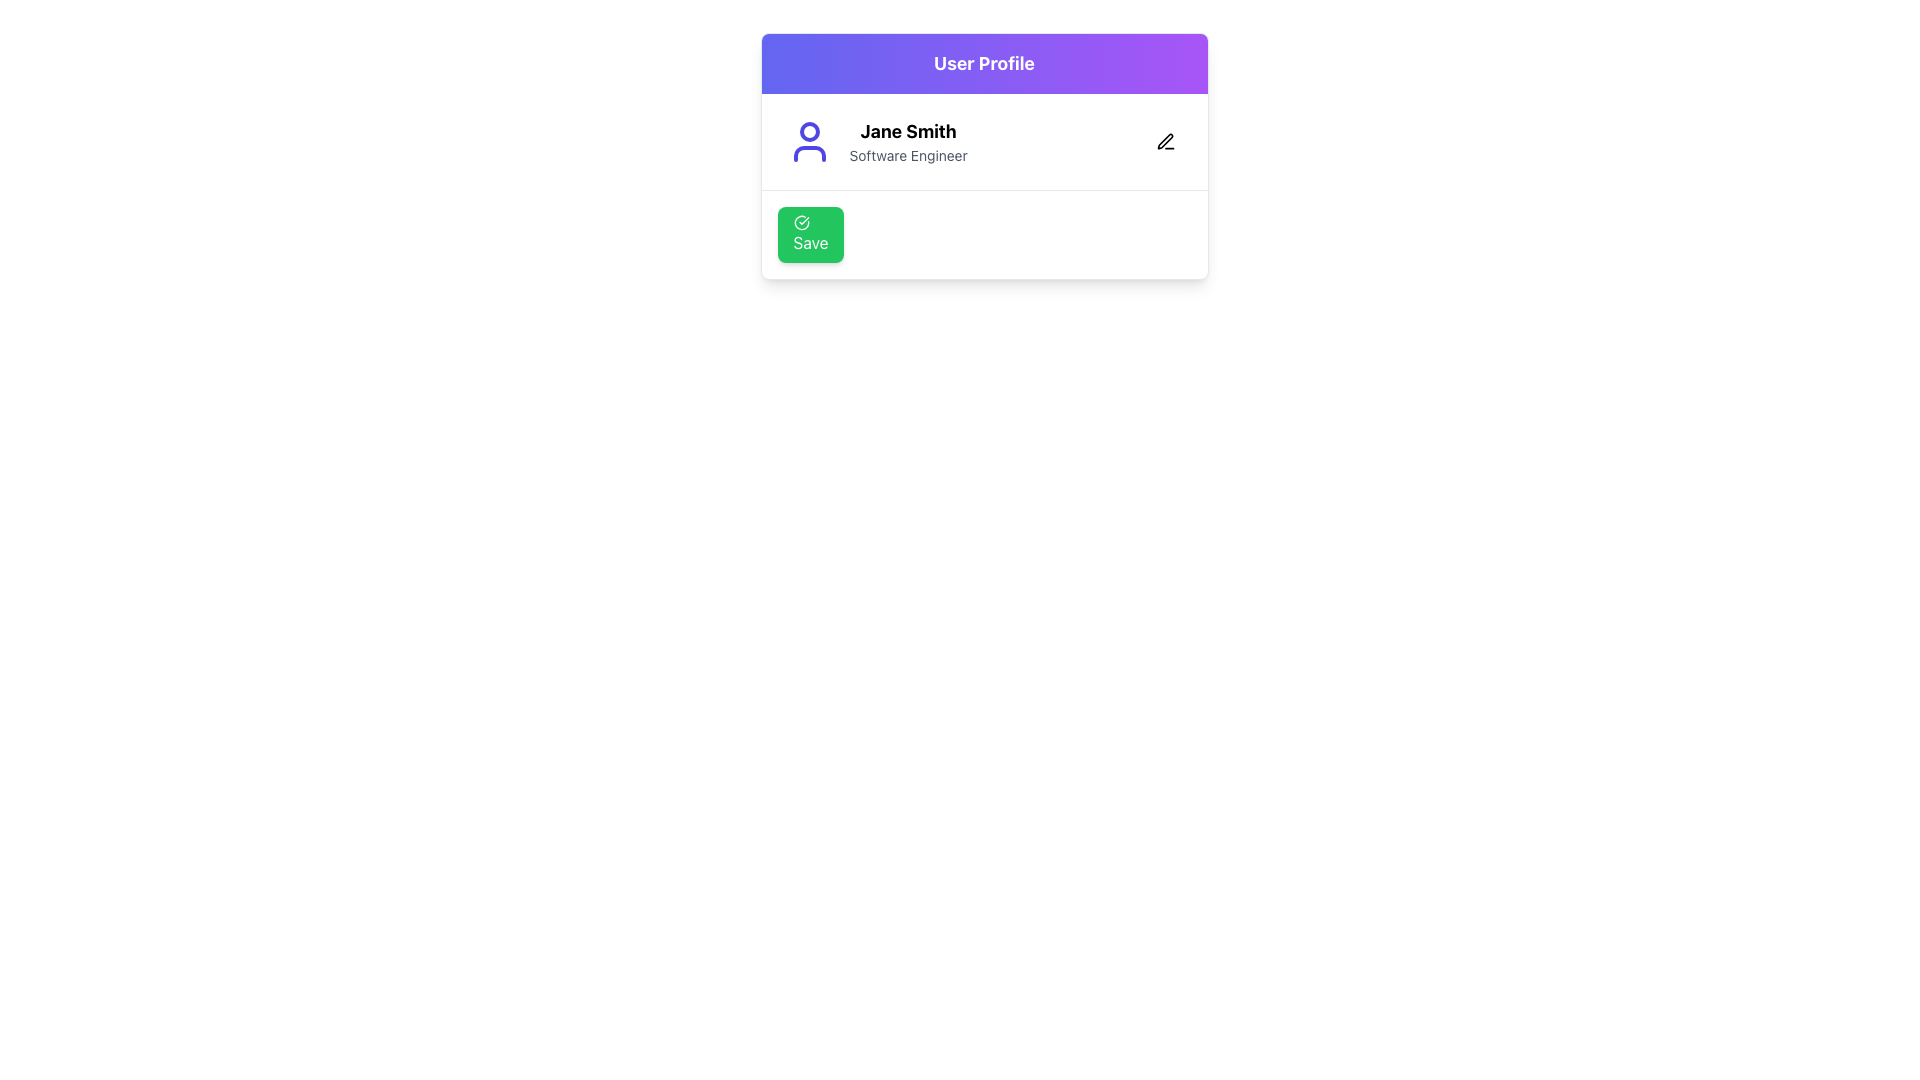 This screenshot has width=1920, height=1080. Describe the element at coordinates (907, 141) in the screenshot. I see `the text display showing 'Jane Smith' and 'Software Engineer' in the user profile card` at that location.